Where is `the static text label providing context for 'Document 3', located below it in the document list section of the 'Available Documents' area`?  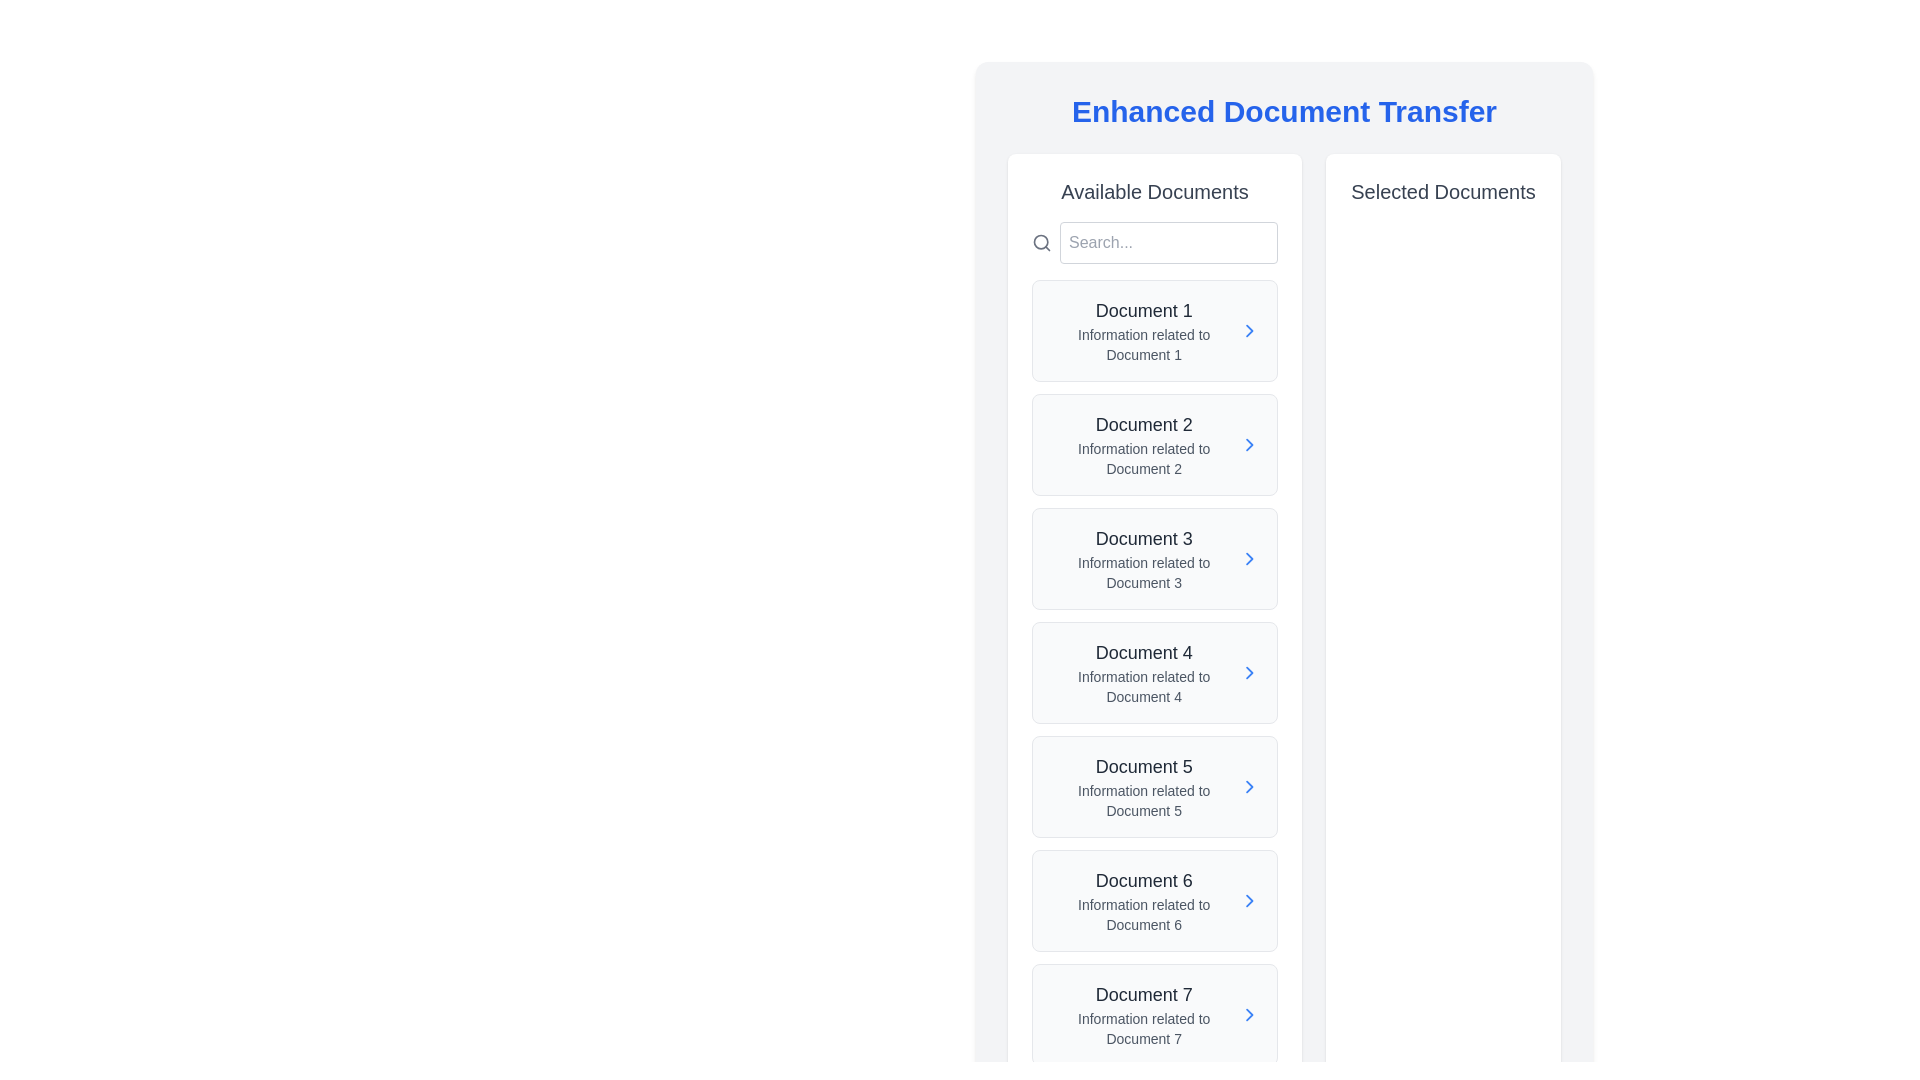 the static text label providing context for 'Document 3', located below it in the document list section of the 'Available Documents' area is located at coordinates (1144, 573).